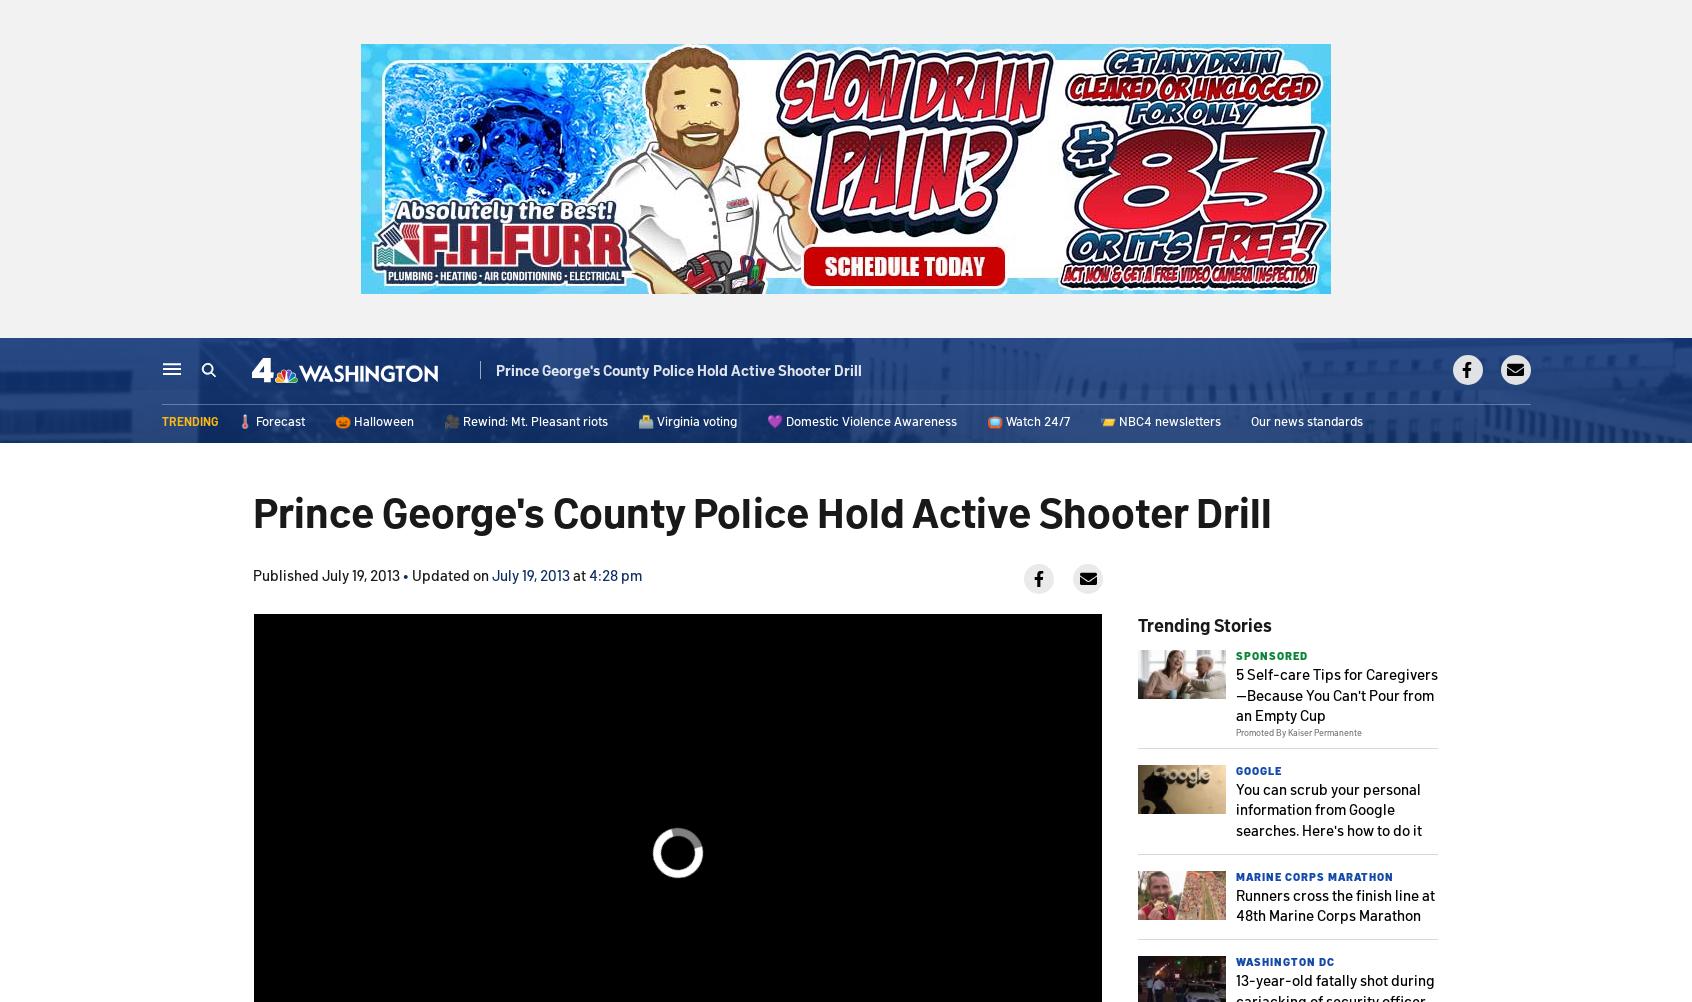 The image size is (1692, 1002). What do you see at coordinates (547, 372) in the screenshot?
I see `'Weather'` at bounding box center [547, 372].